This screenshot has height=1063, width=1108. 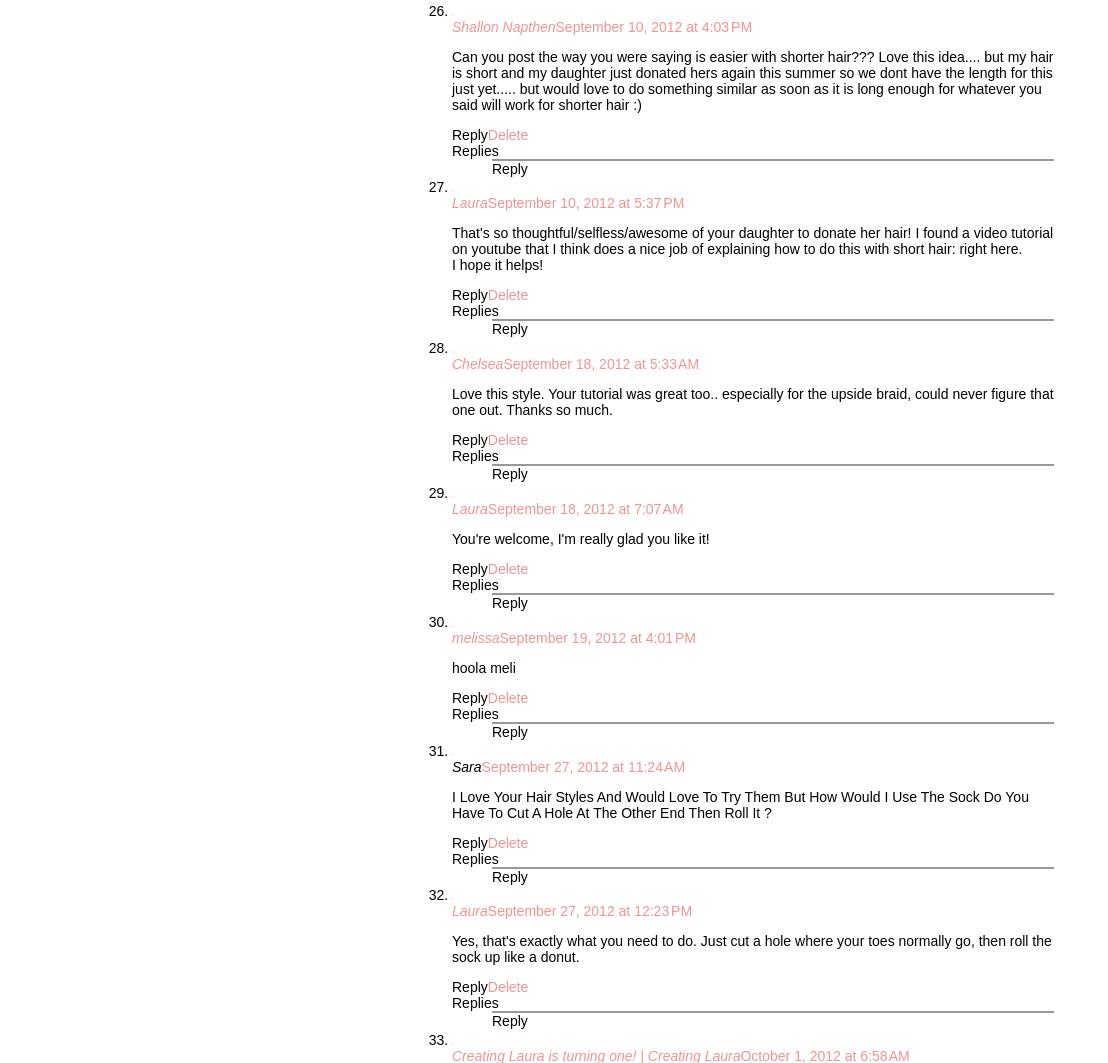 What do you see at coordinates (585, 508) in the screenshot?
I see `'September 18, 2012 at 7:07 AM'` at bounding box center [585, 508].